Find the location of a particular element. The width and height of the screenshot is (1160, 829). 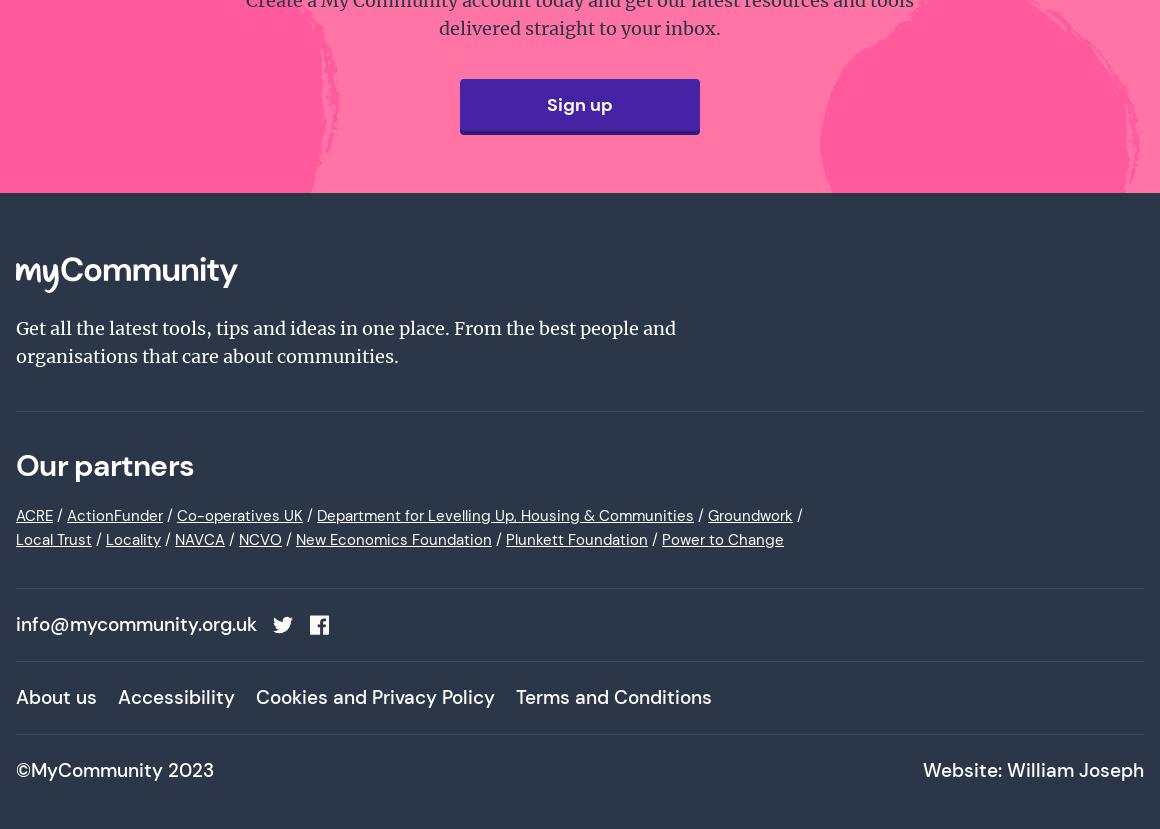

'©MyCommunity 2023' is located at coordinates (113, 770).